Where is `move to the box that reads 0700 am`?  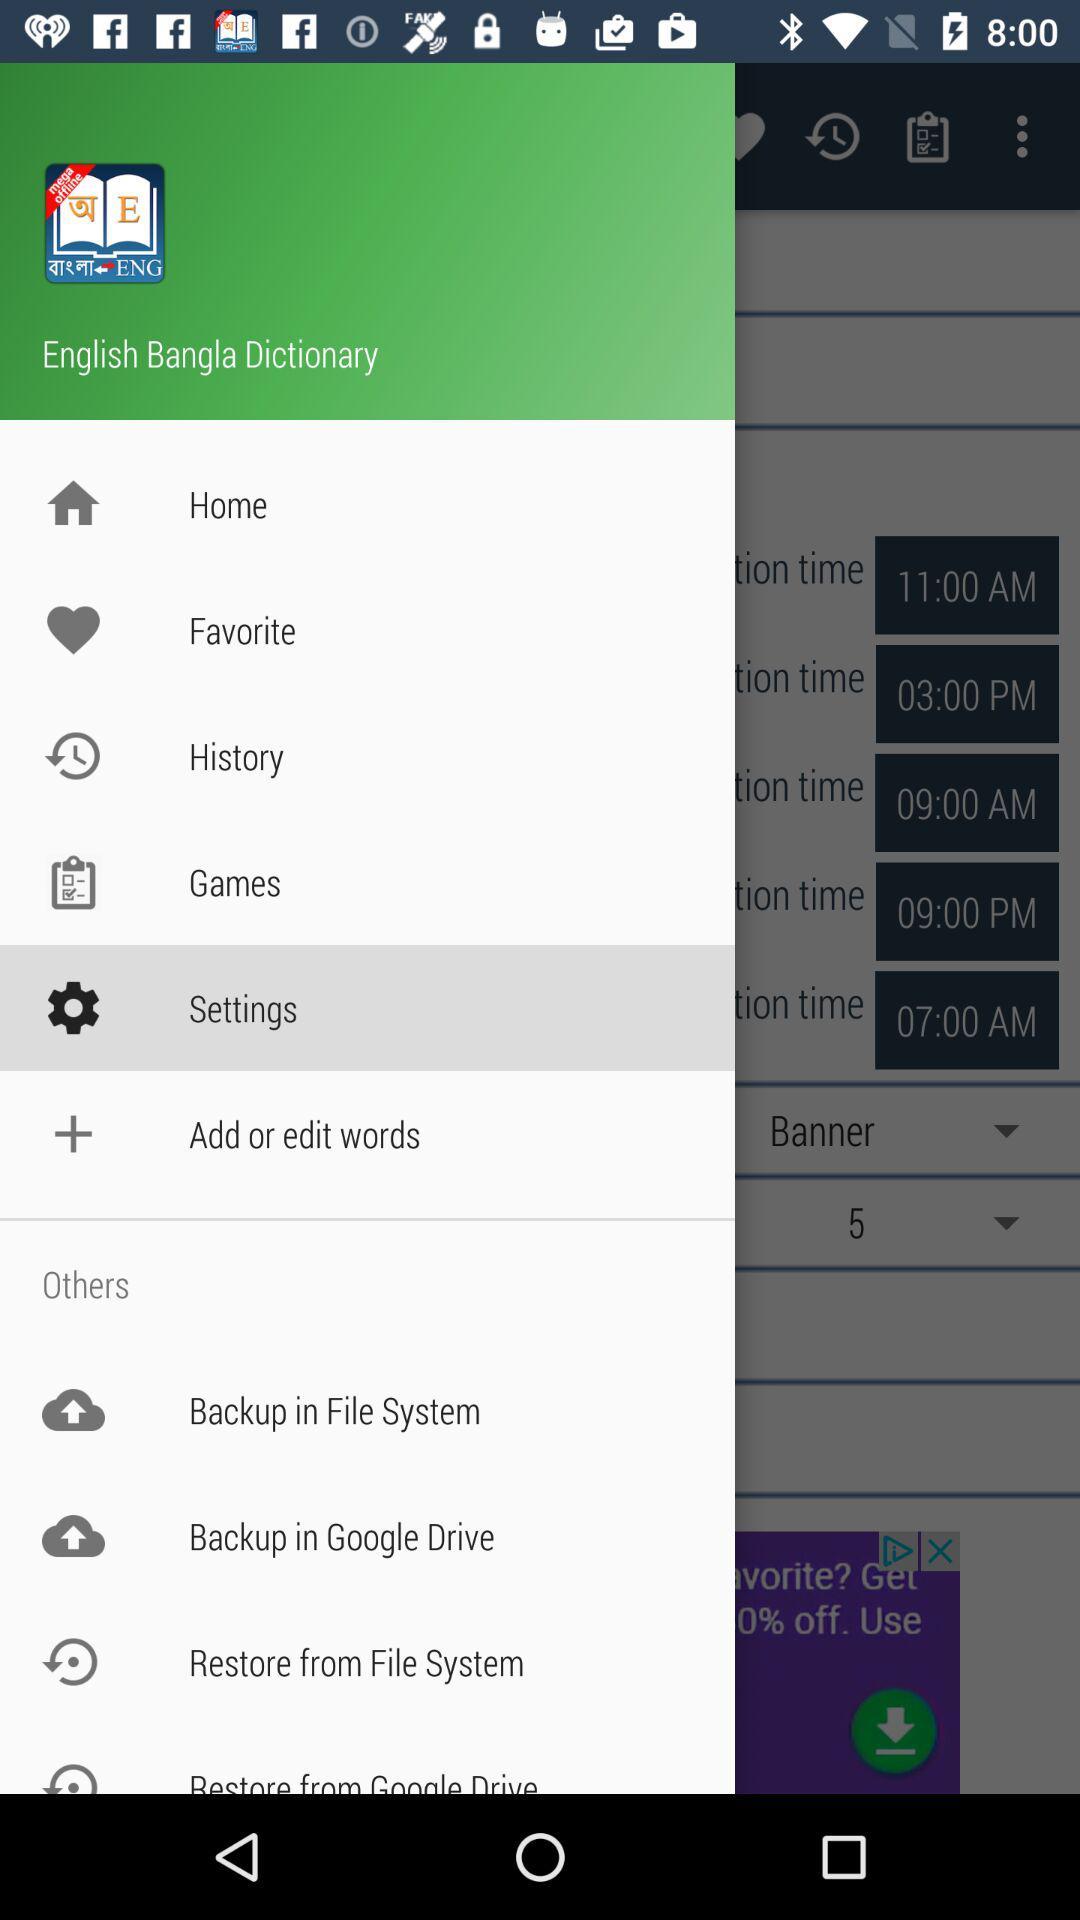
move to the box that reads 0700 am is located at coordinates (966, 911).